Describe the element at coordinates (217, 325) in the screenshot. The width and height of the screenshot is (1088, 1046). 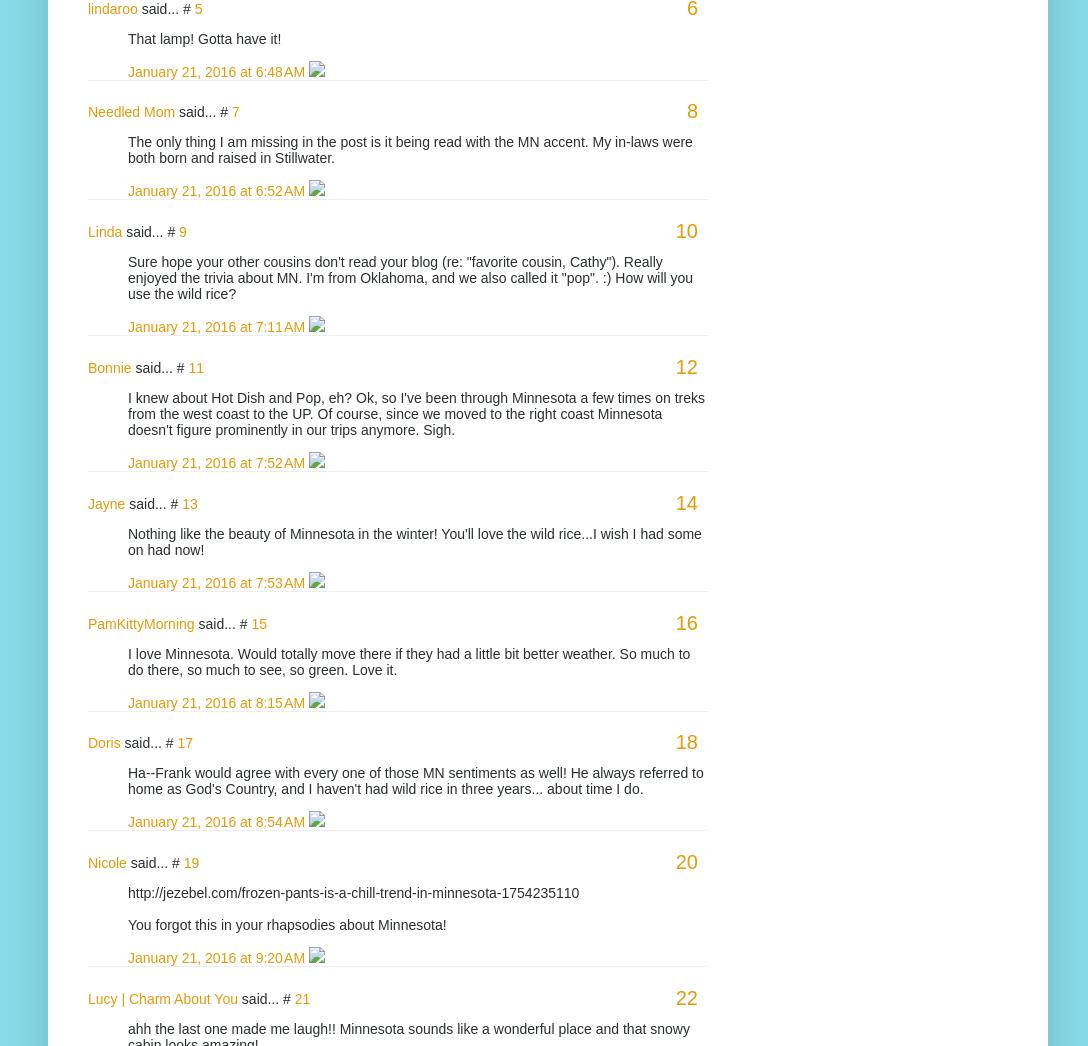
I see `'January 21, 2016 at 7:11 AM'` at that location.